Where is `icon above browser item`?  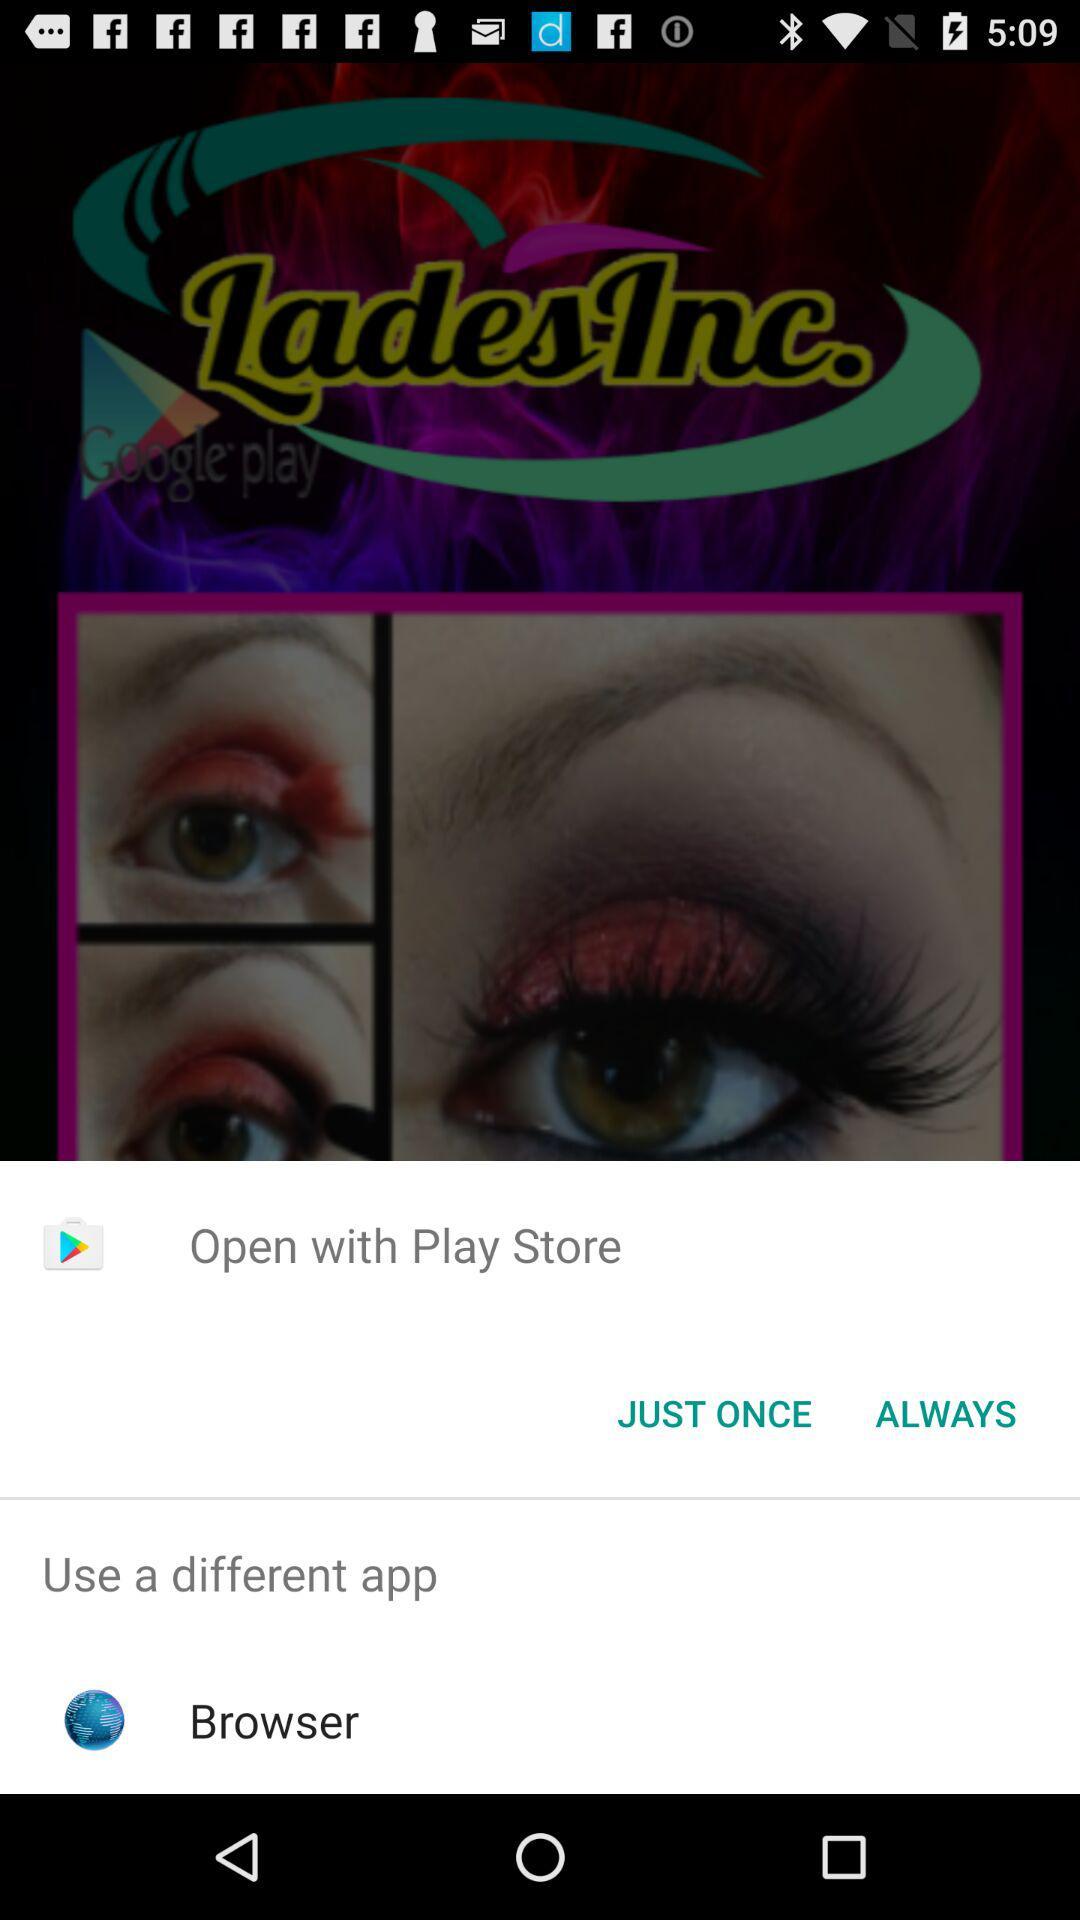
icon above browser item is located at coordinates (540, 1572).